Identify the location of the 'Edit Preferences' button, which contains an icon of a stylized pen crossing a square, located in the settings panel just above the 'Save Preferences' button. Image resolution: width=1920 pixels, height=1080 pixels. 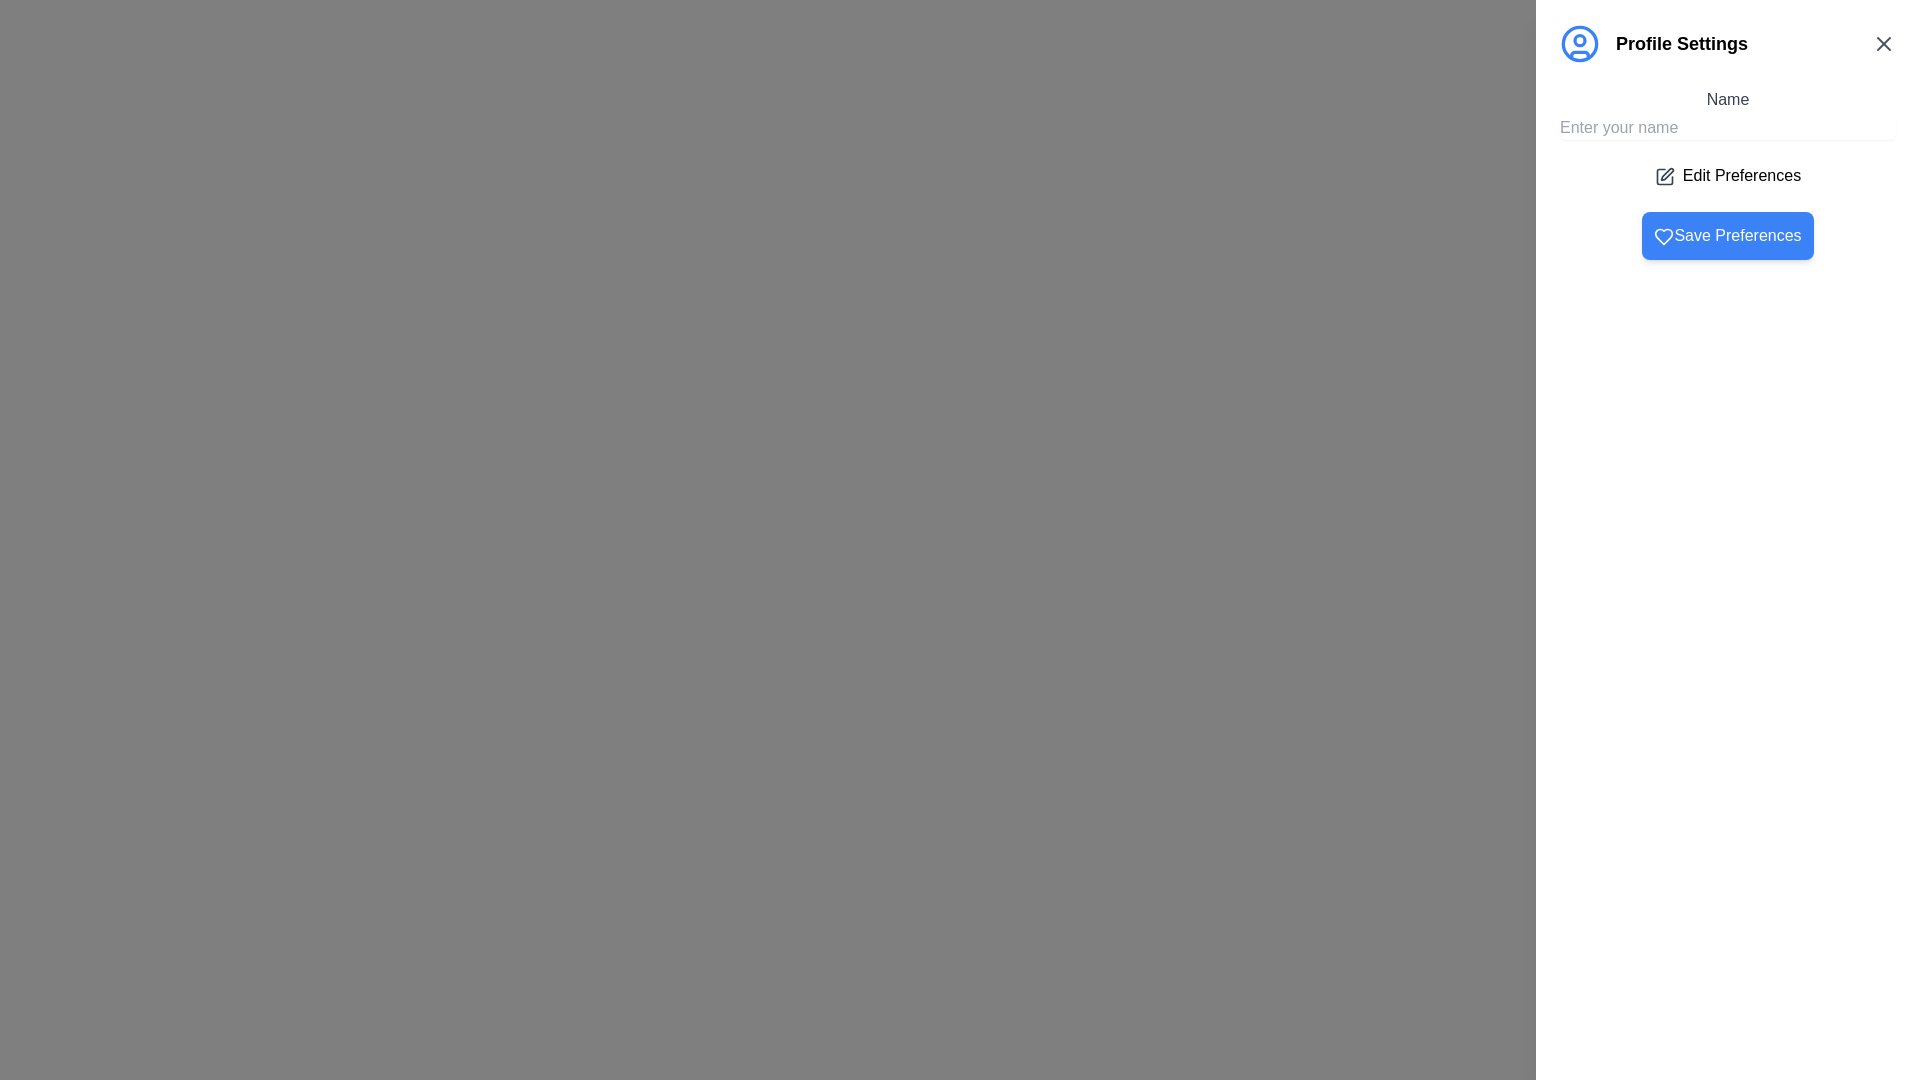
(1667, 173).